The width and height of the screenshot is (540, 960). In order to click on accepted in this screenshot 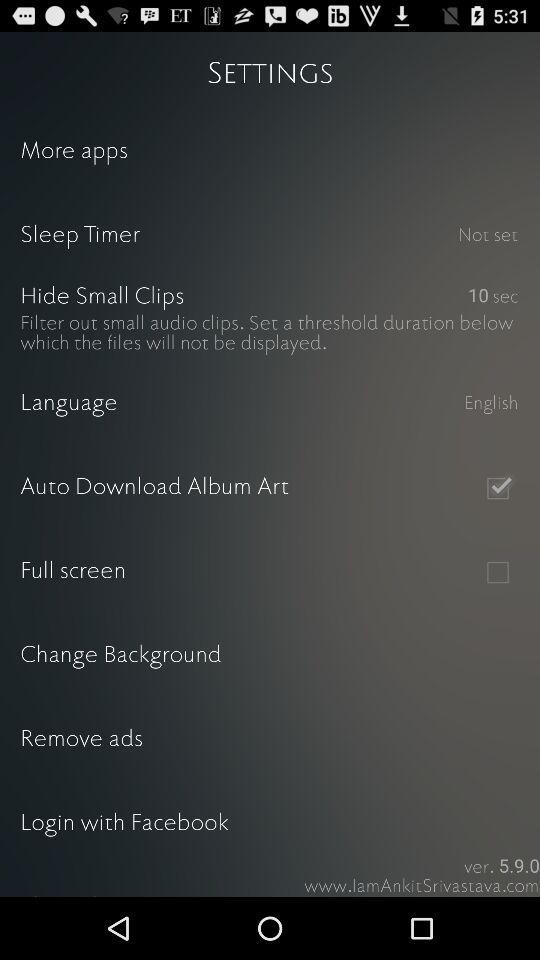, I will do `click(496, 487)`.